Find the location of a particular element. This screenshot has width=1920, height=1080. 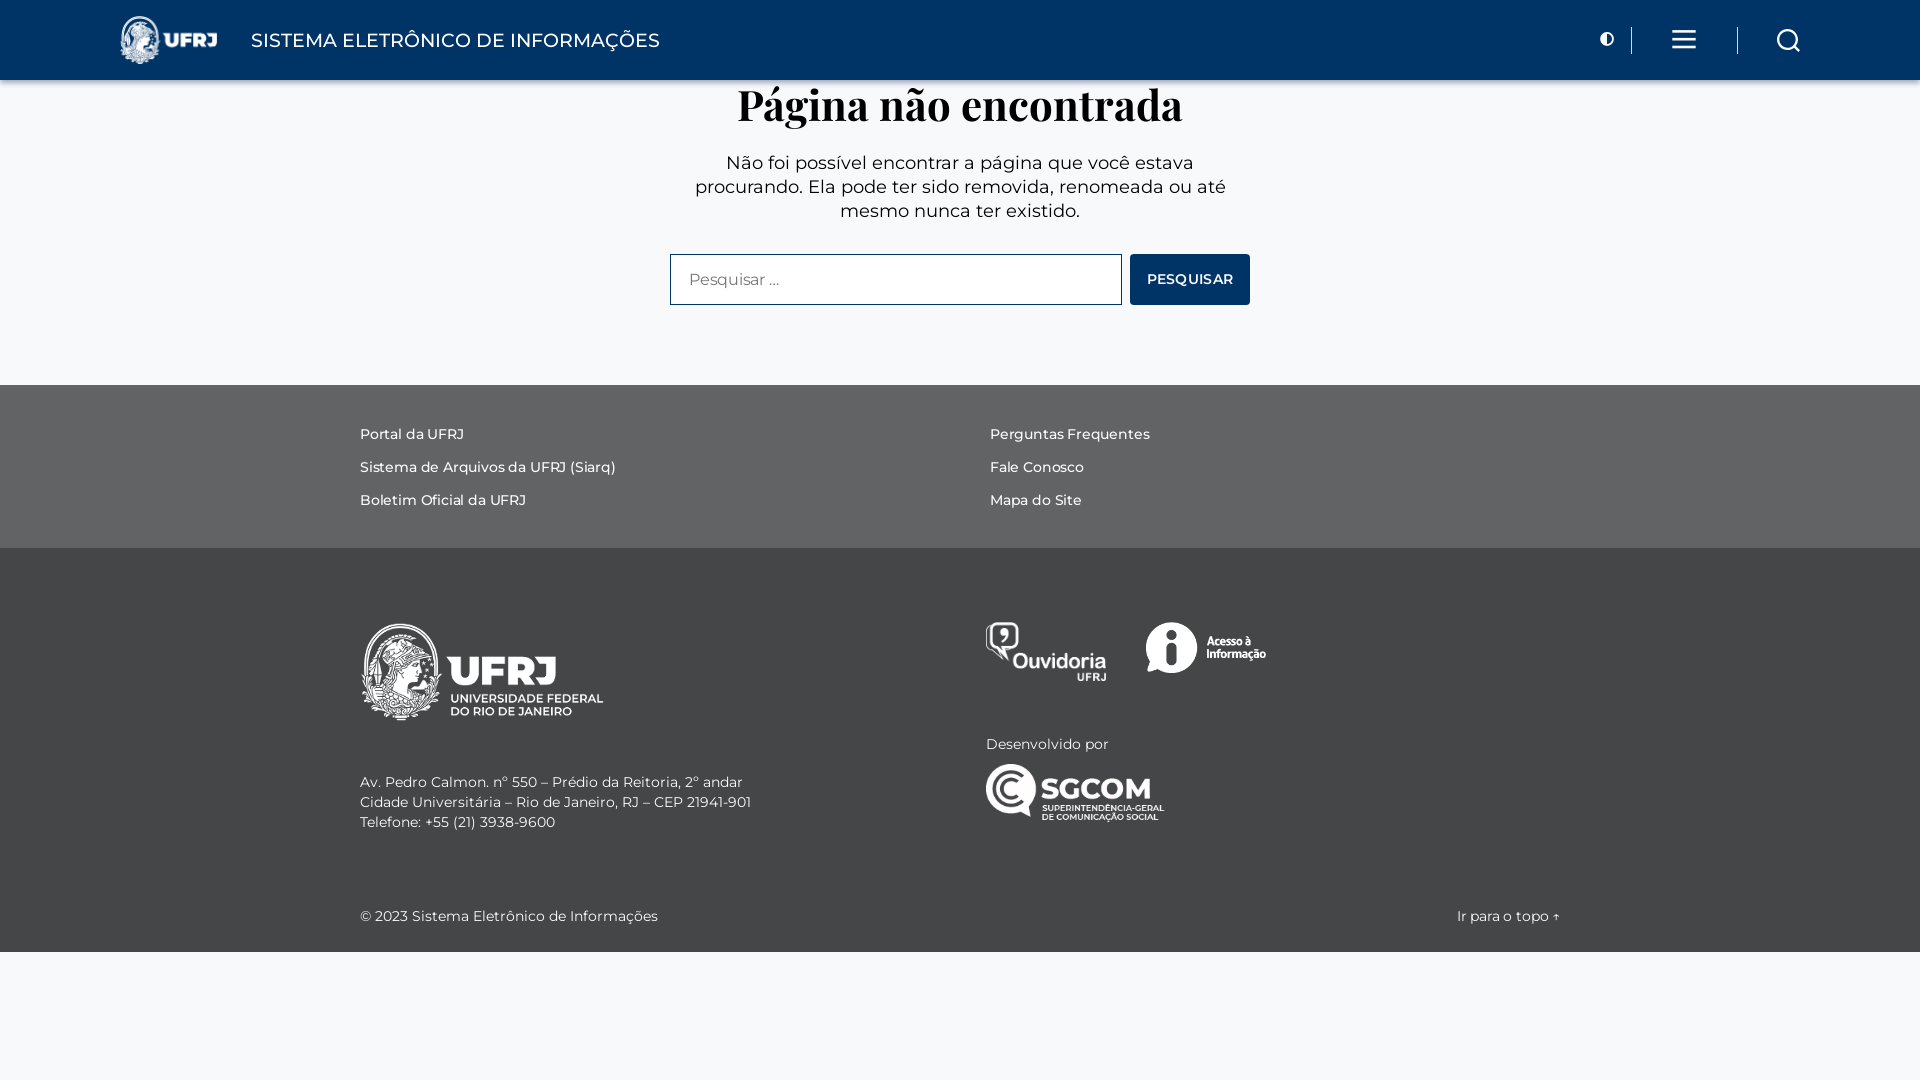

'Sistema de Arquivos da UFRJ (Siarq)' is located at coordinates (488, 466).